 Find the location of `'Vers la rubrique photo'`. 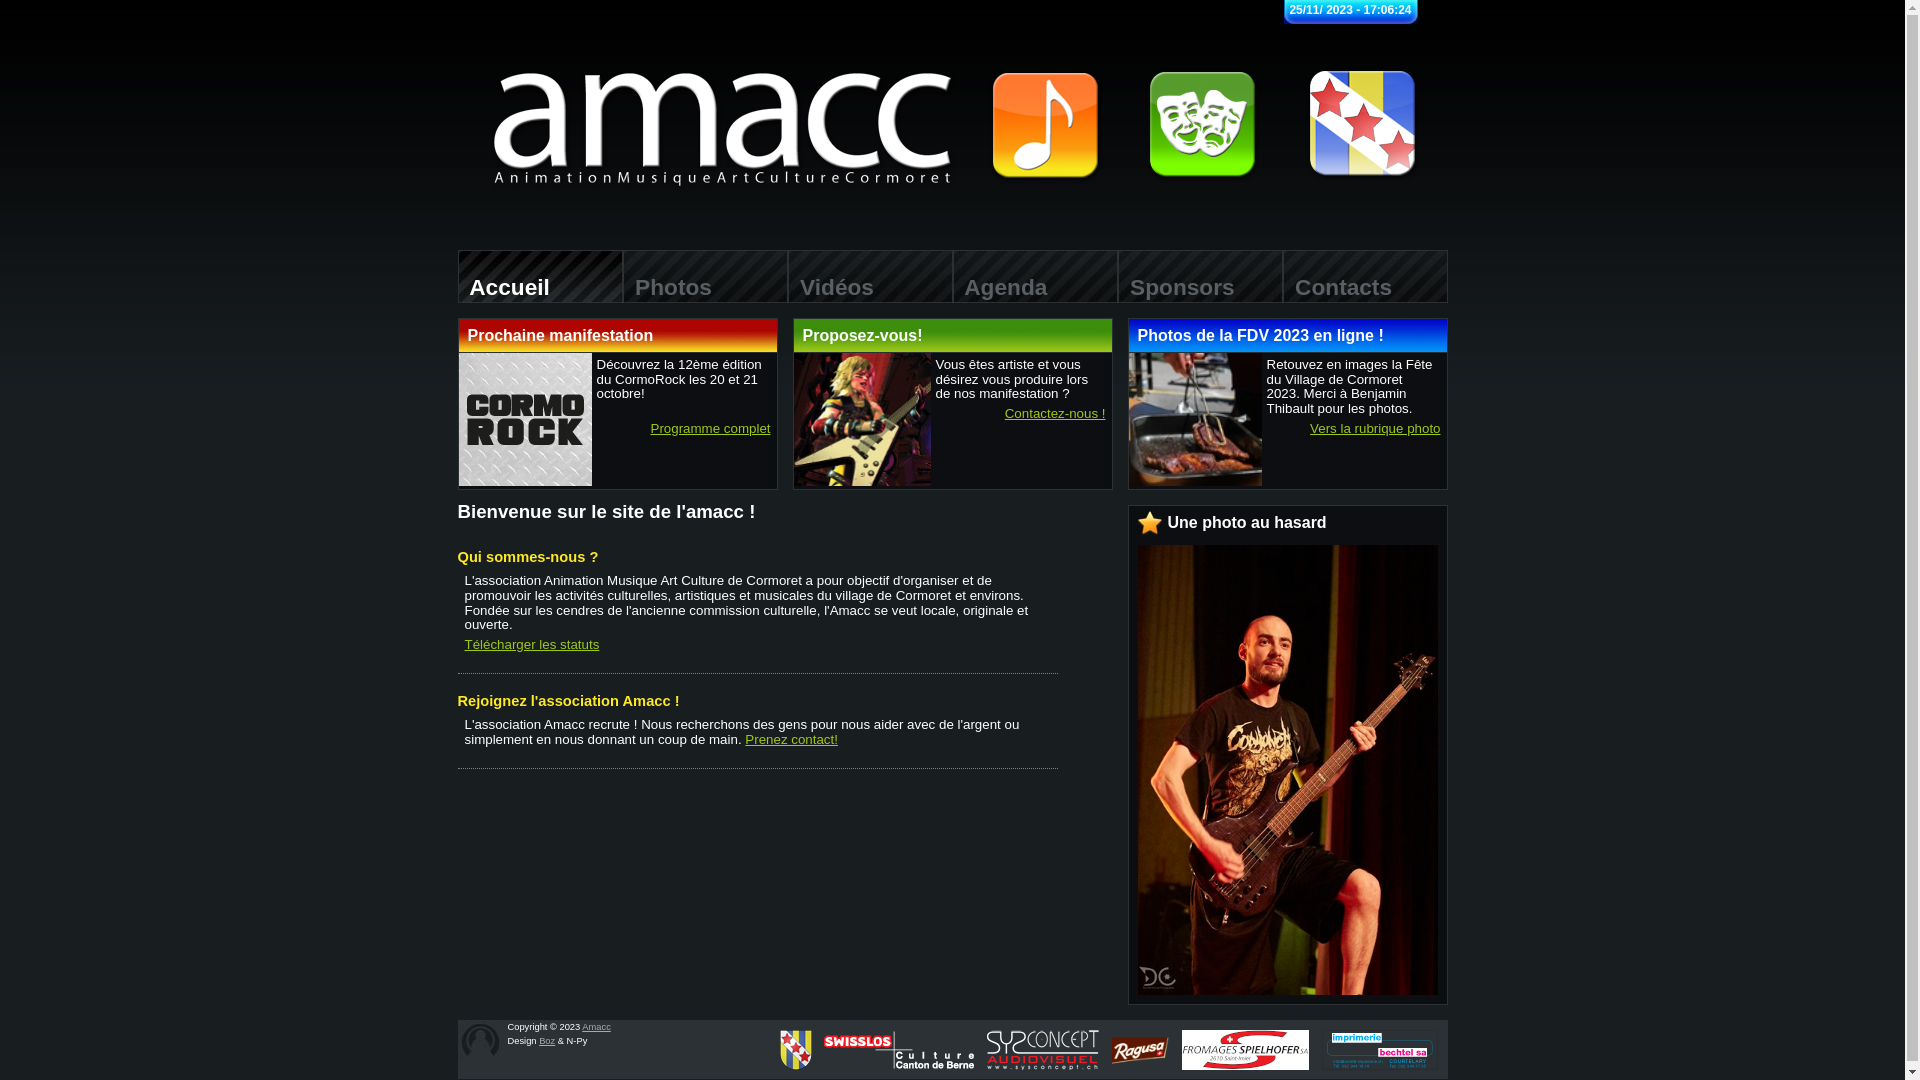

'Vers la rubrique photo' is located at coordinates (1373, 428).